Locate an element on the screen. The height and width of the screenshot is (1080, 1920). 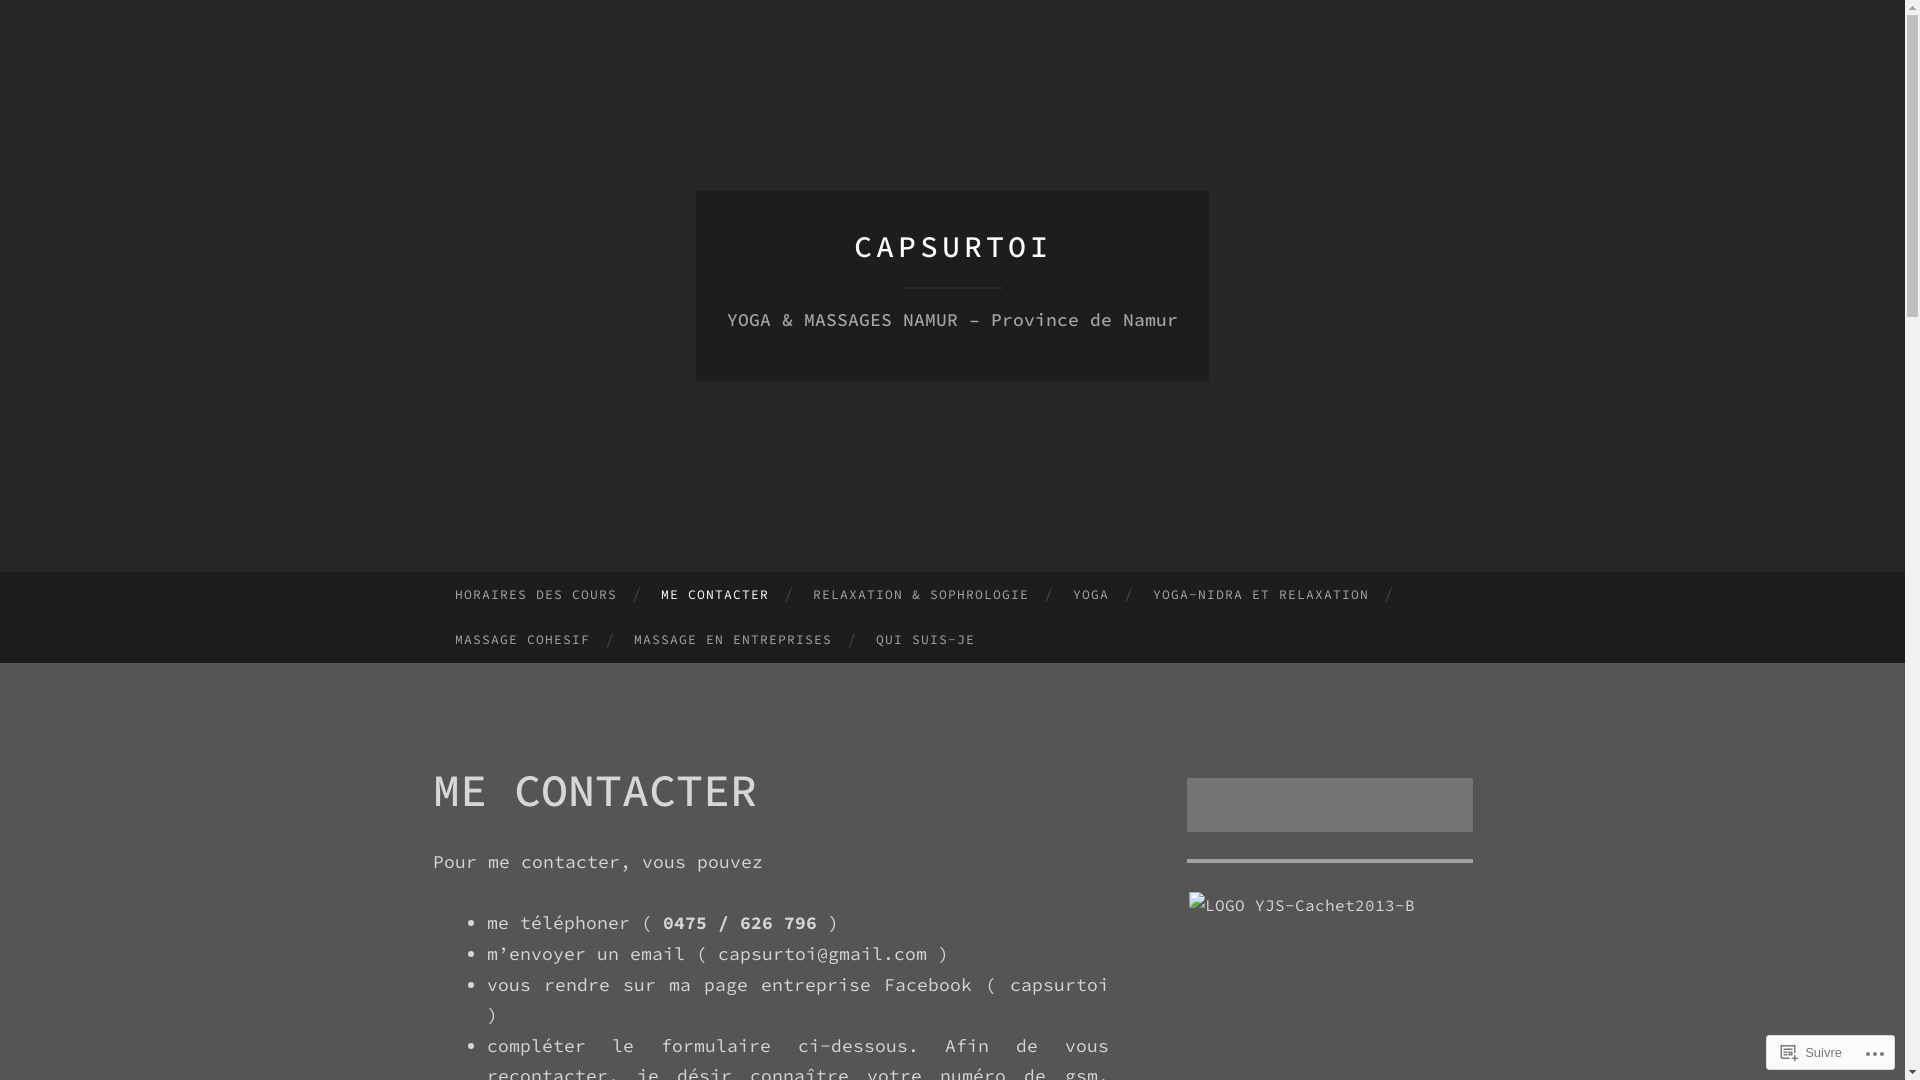
'MASSAGE EN ENTREPRISES' is located at coordinates (732, 640).